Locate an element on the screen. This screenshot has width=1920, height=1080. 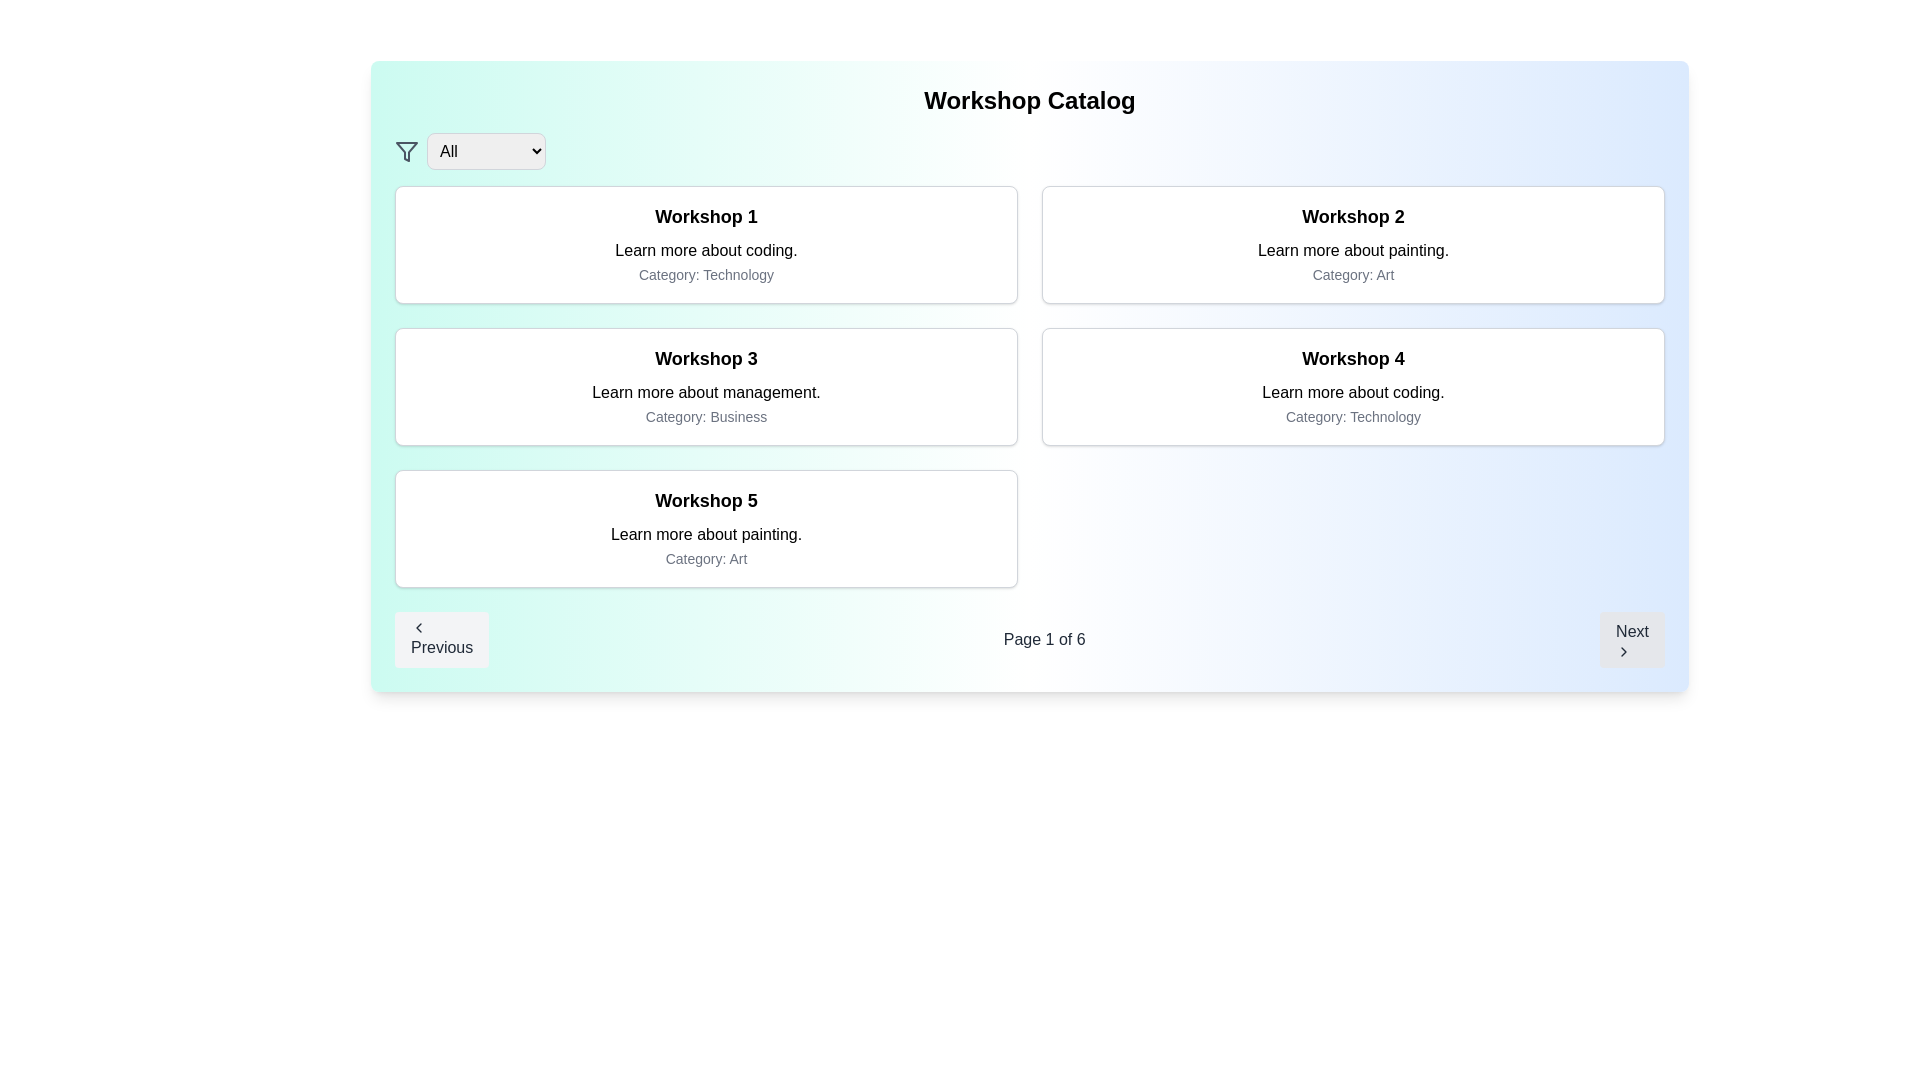
the text label displaying the current page number and total number of pages, located in the center of the pagination control bar at the bottom of the interface is located at coordinates (1043, 640).